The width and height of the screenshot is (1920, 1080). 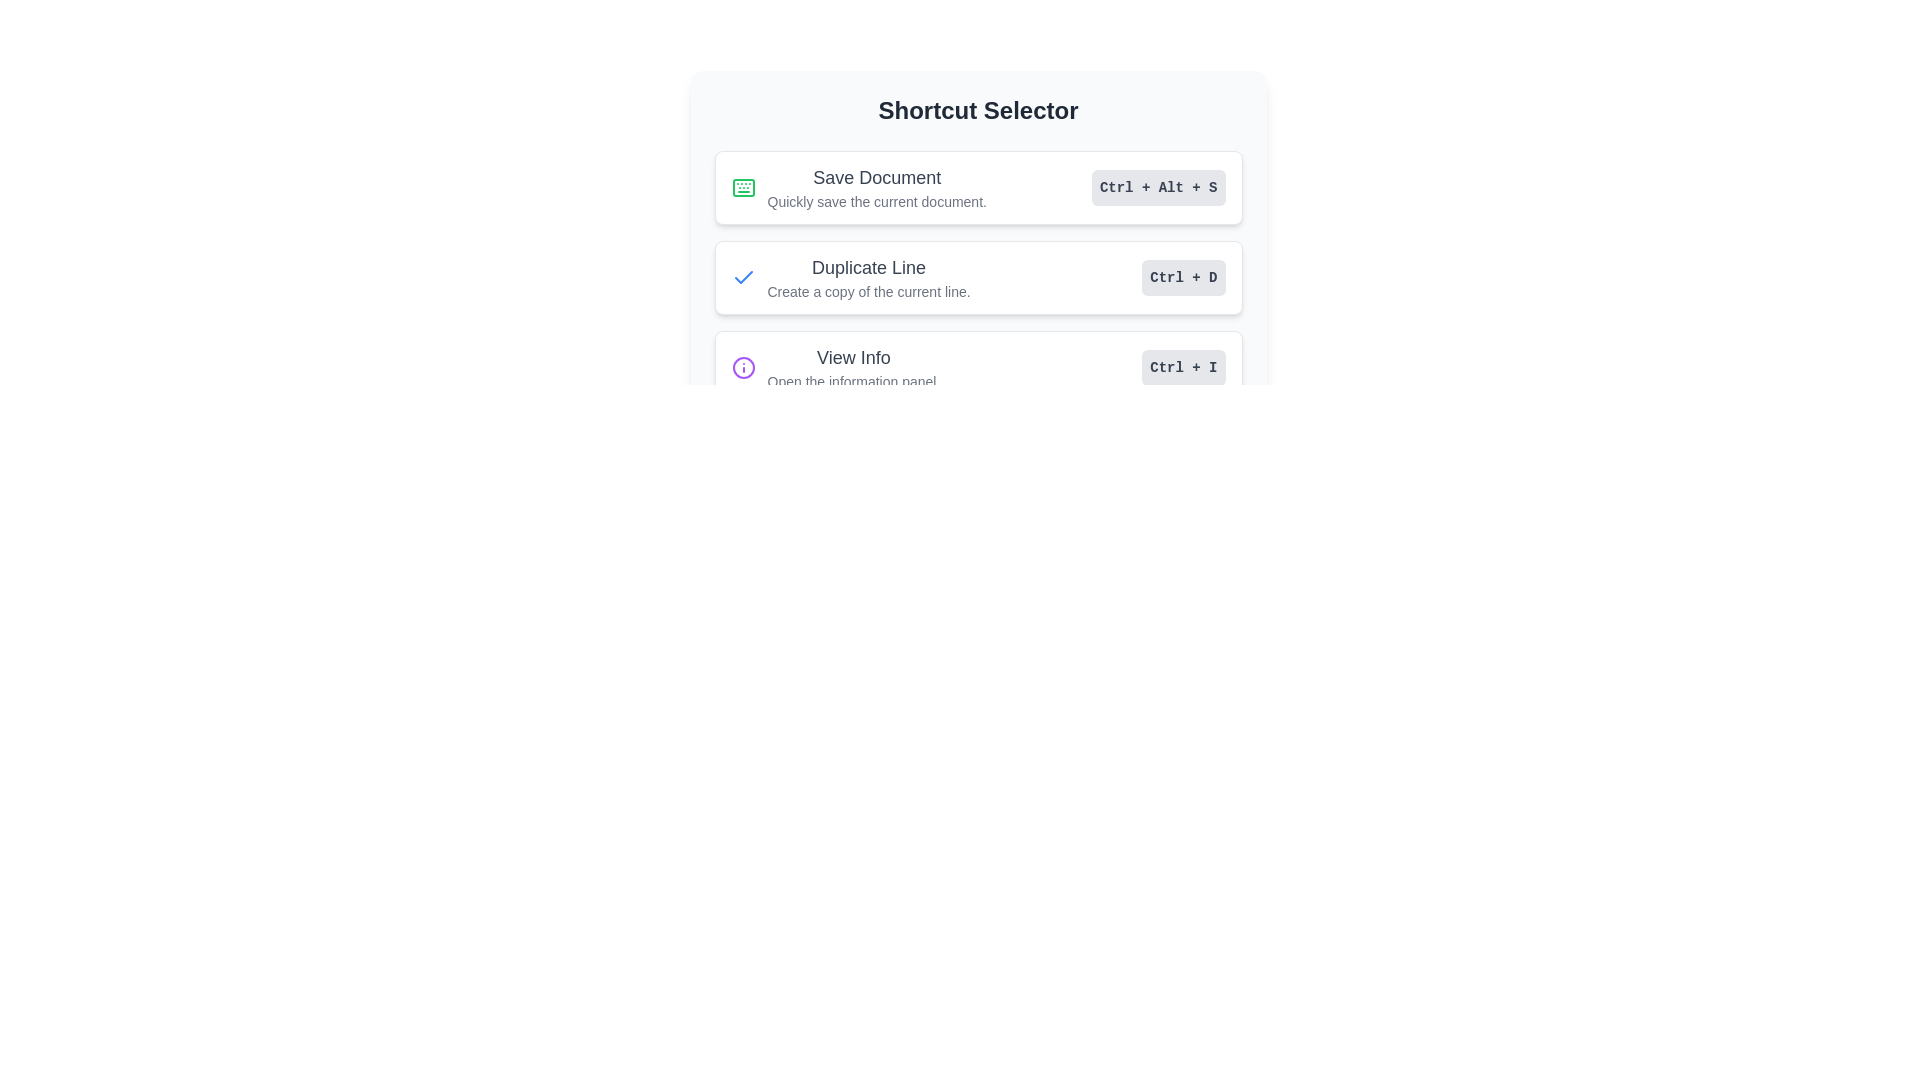 I want to click on the text displayed on the 'Ctrl + I' button-like UI element located in the 'View Info' section of the 'Shortcut Selector' interface, so click(x=1183, y=367).